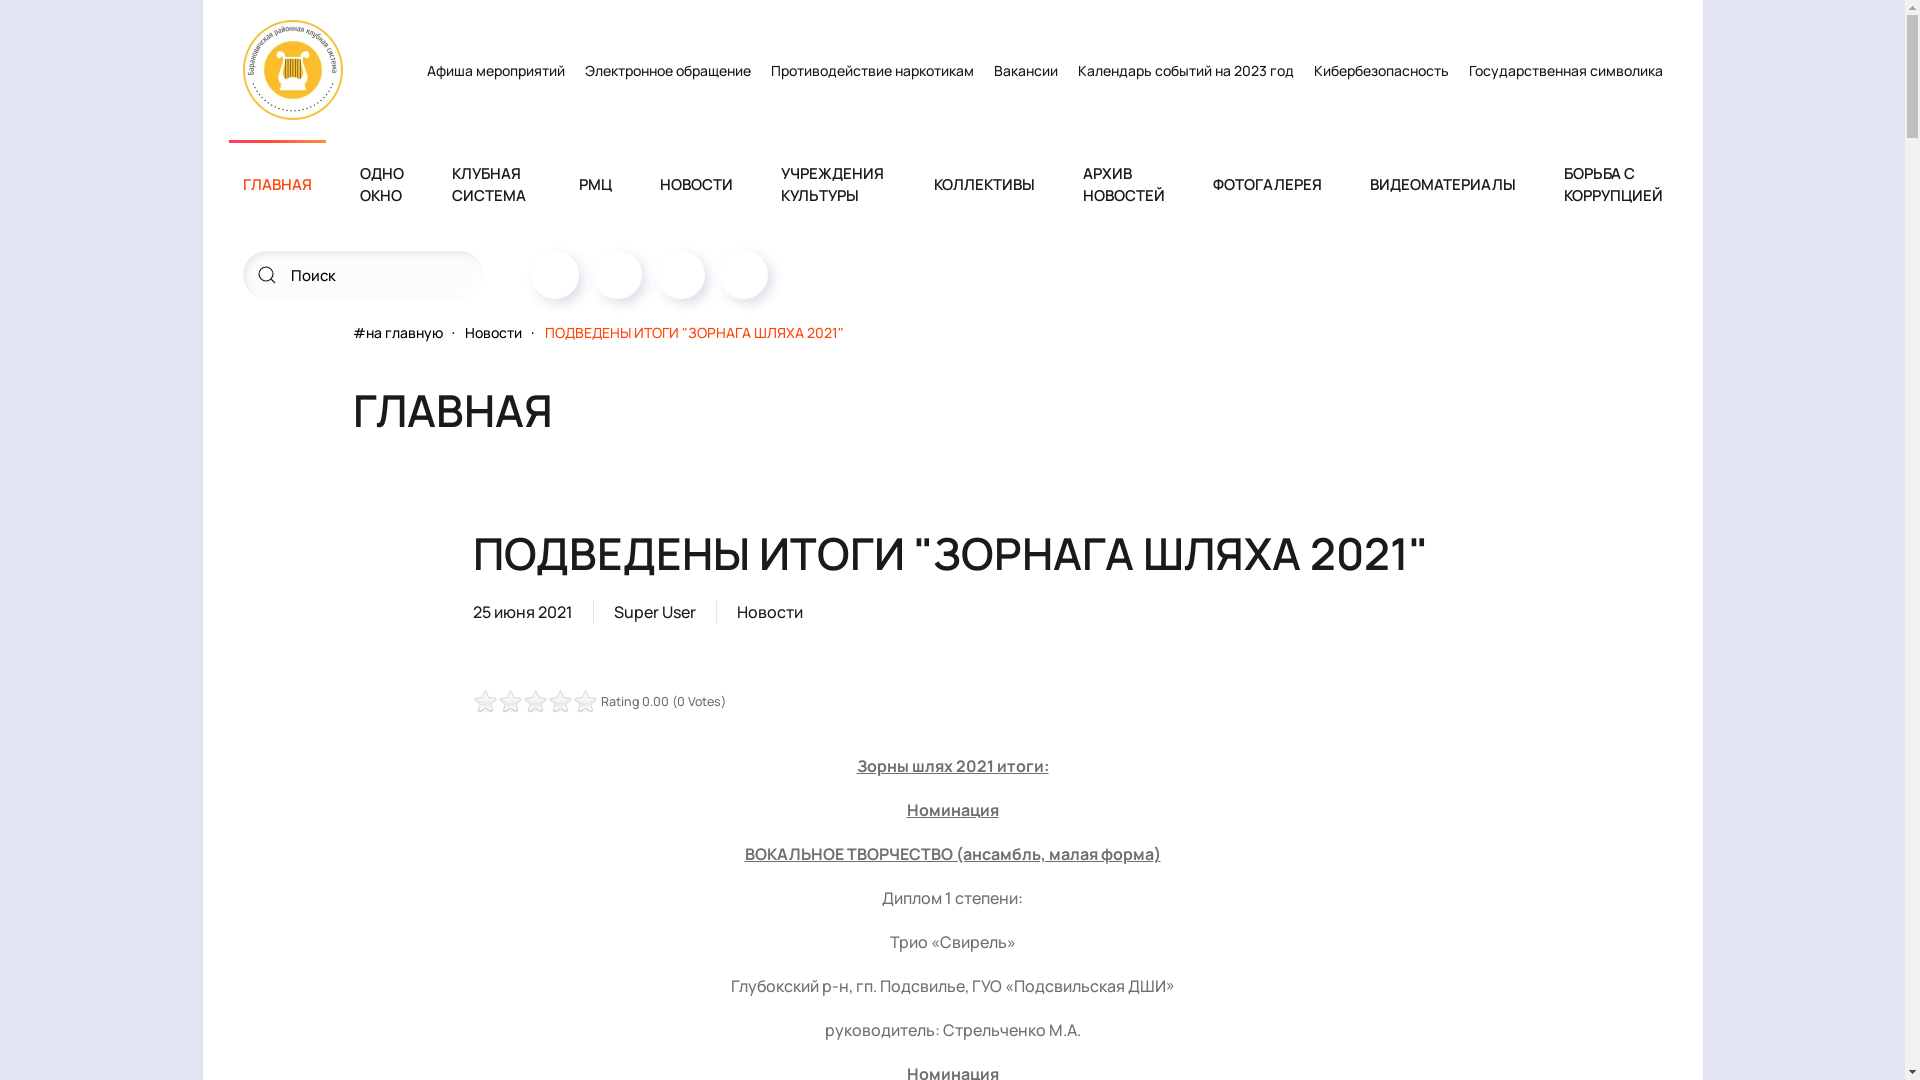  Describe the element at coordinates (534, 700) in the screenshot. I see `'1'` at that location.